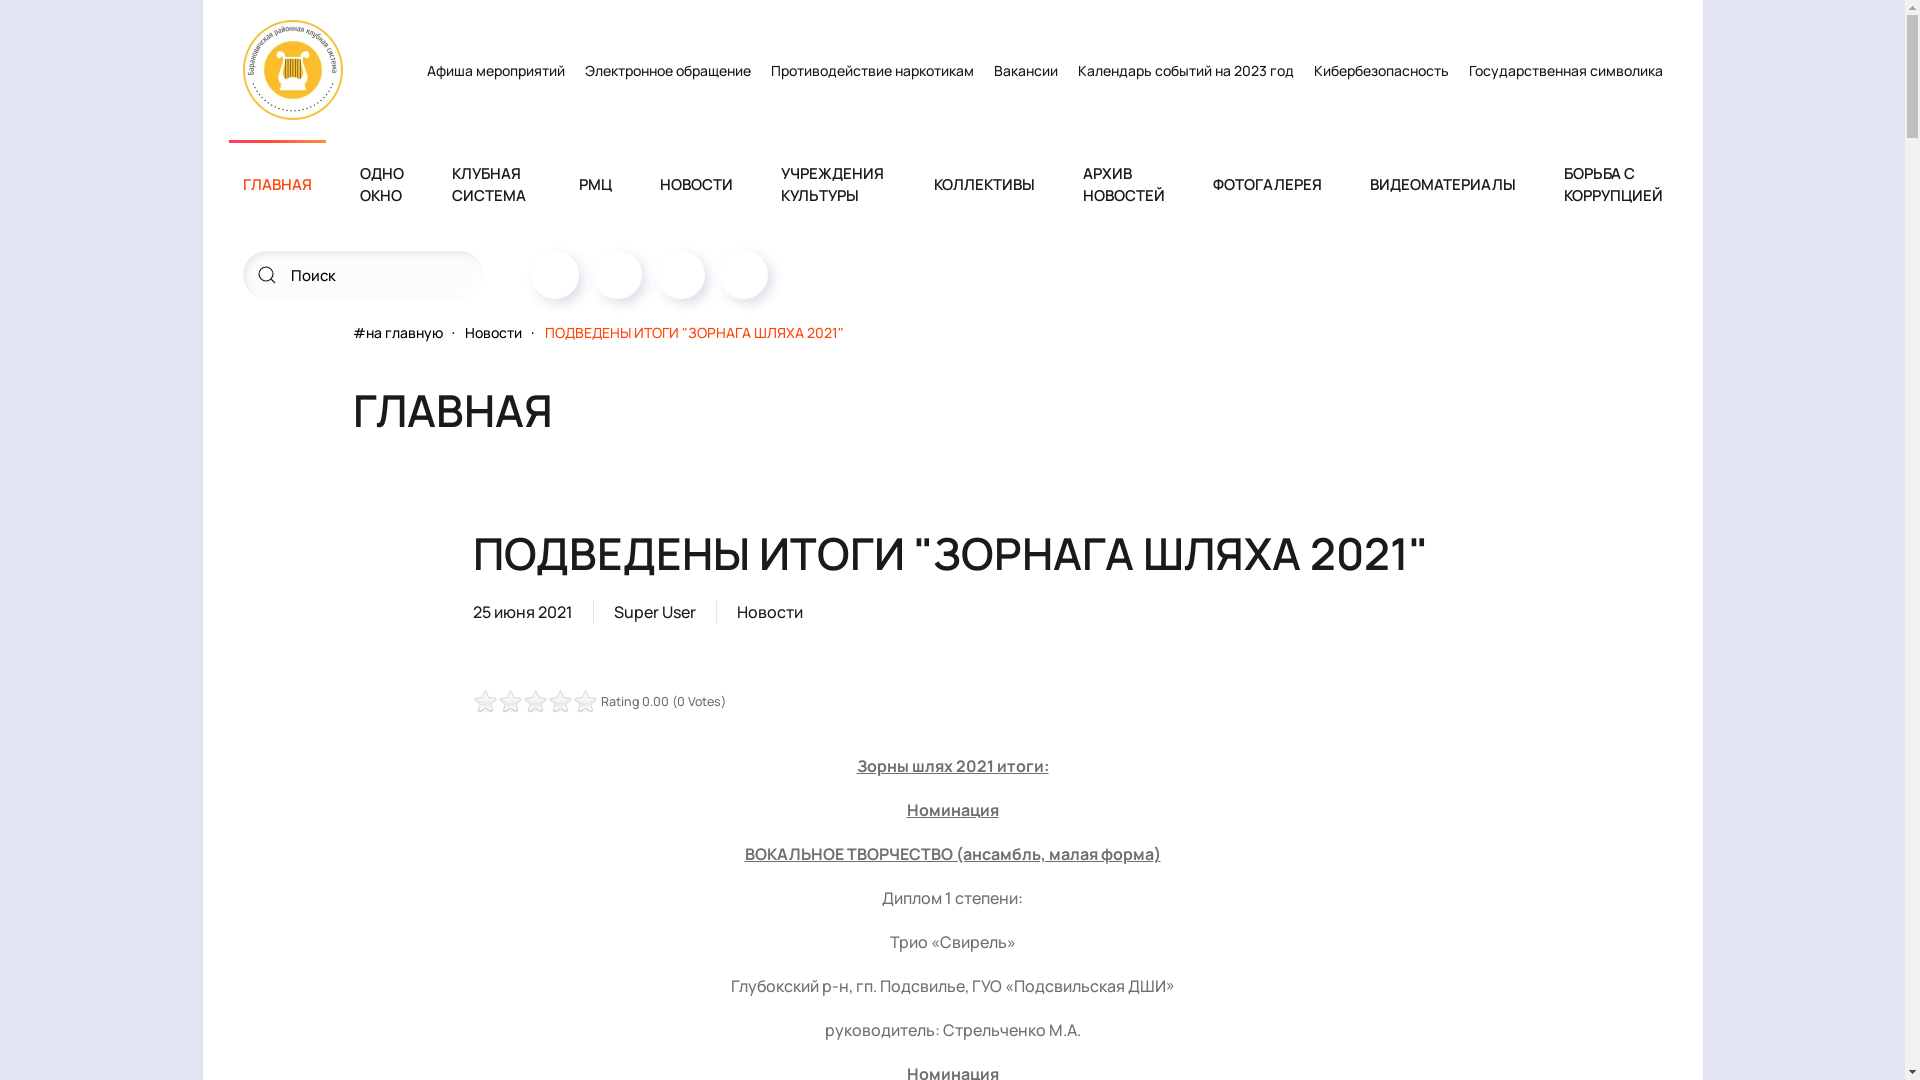  Describe the element at coordinates (534, 700) in the screenshot. I see `'1'` at that location.